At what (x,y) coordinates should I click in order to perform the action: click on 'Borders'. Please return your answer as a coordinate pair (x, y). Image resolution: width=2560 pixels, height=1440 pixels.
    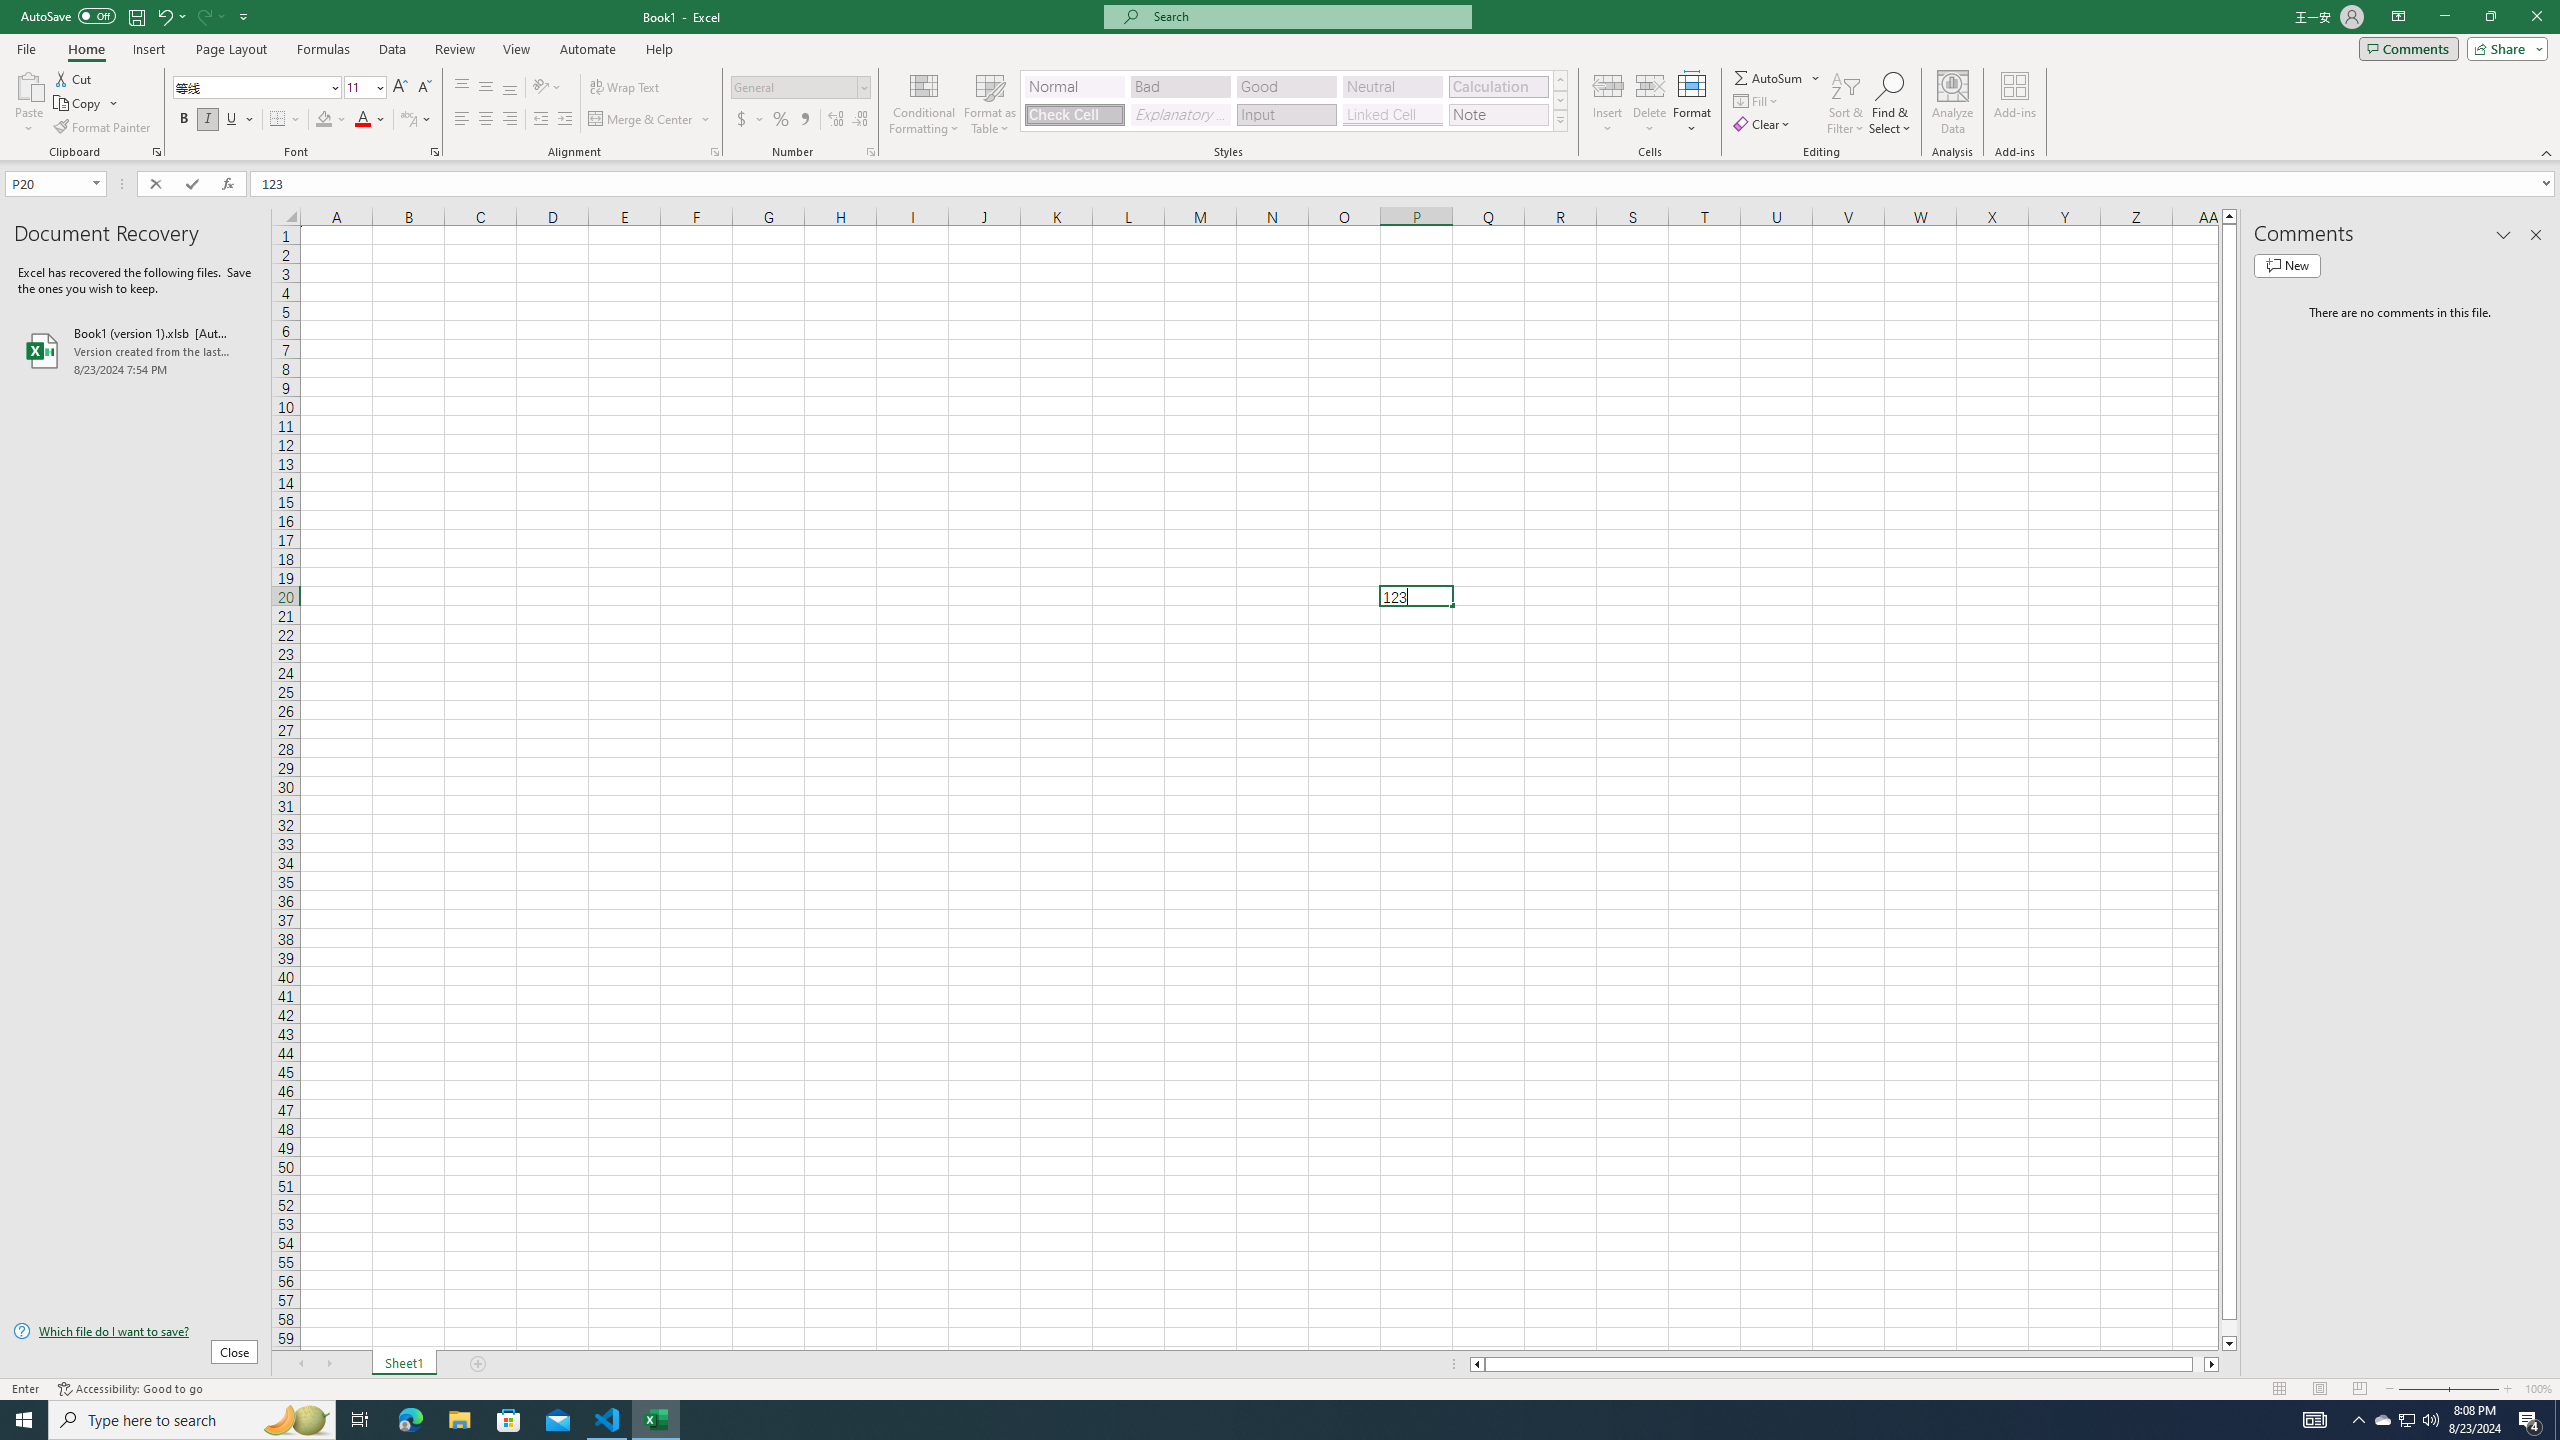
    Looking at the image, I should click on (285, 118).